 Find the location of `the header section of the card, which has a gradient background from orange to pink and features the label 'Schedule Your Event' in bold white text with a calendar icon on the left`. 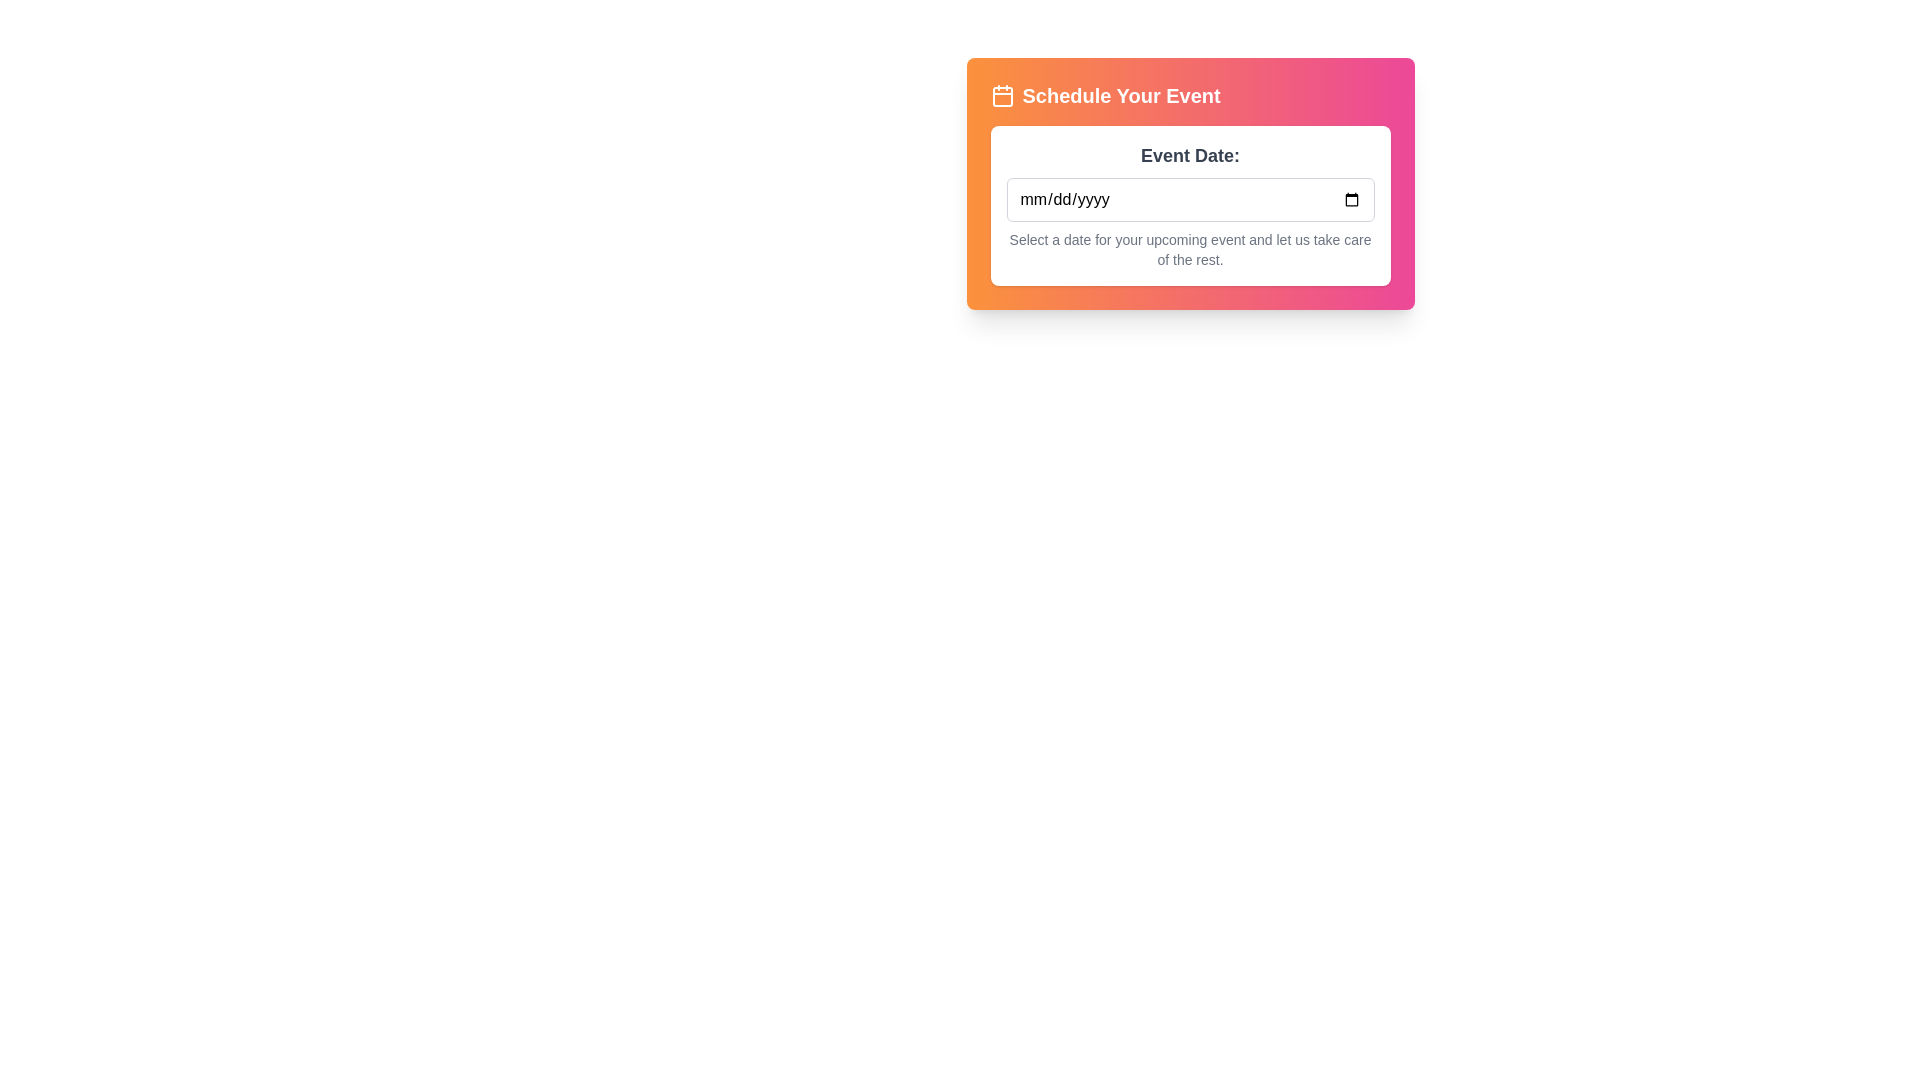

the header section of the card, which has a gradient background from orange to pink and features the label 'Schedule Your Event' in bold white text with a calendar icon on the left is located at coordinates (1190, 96).